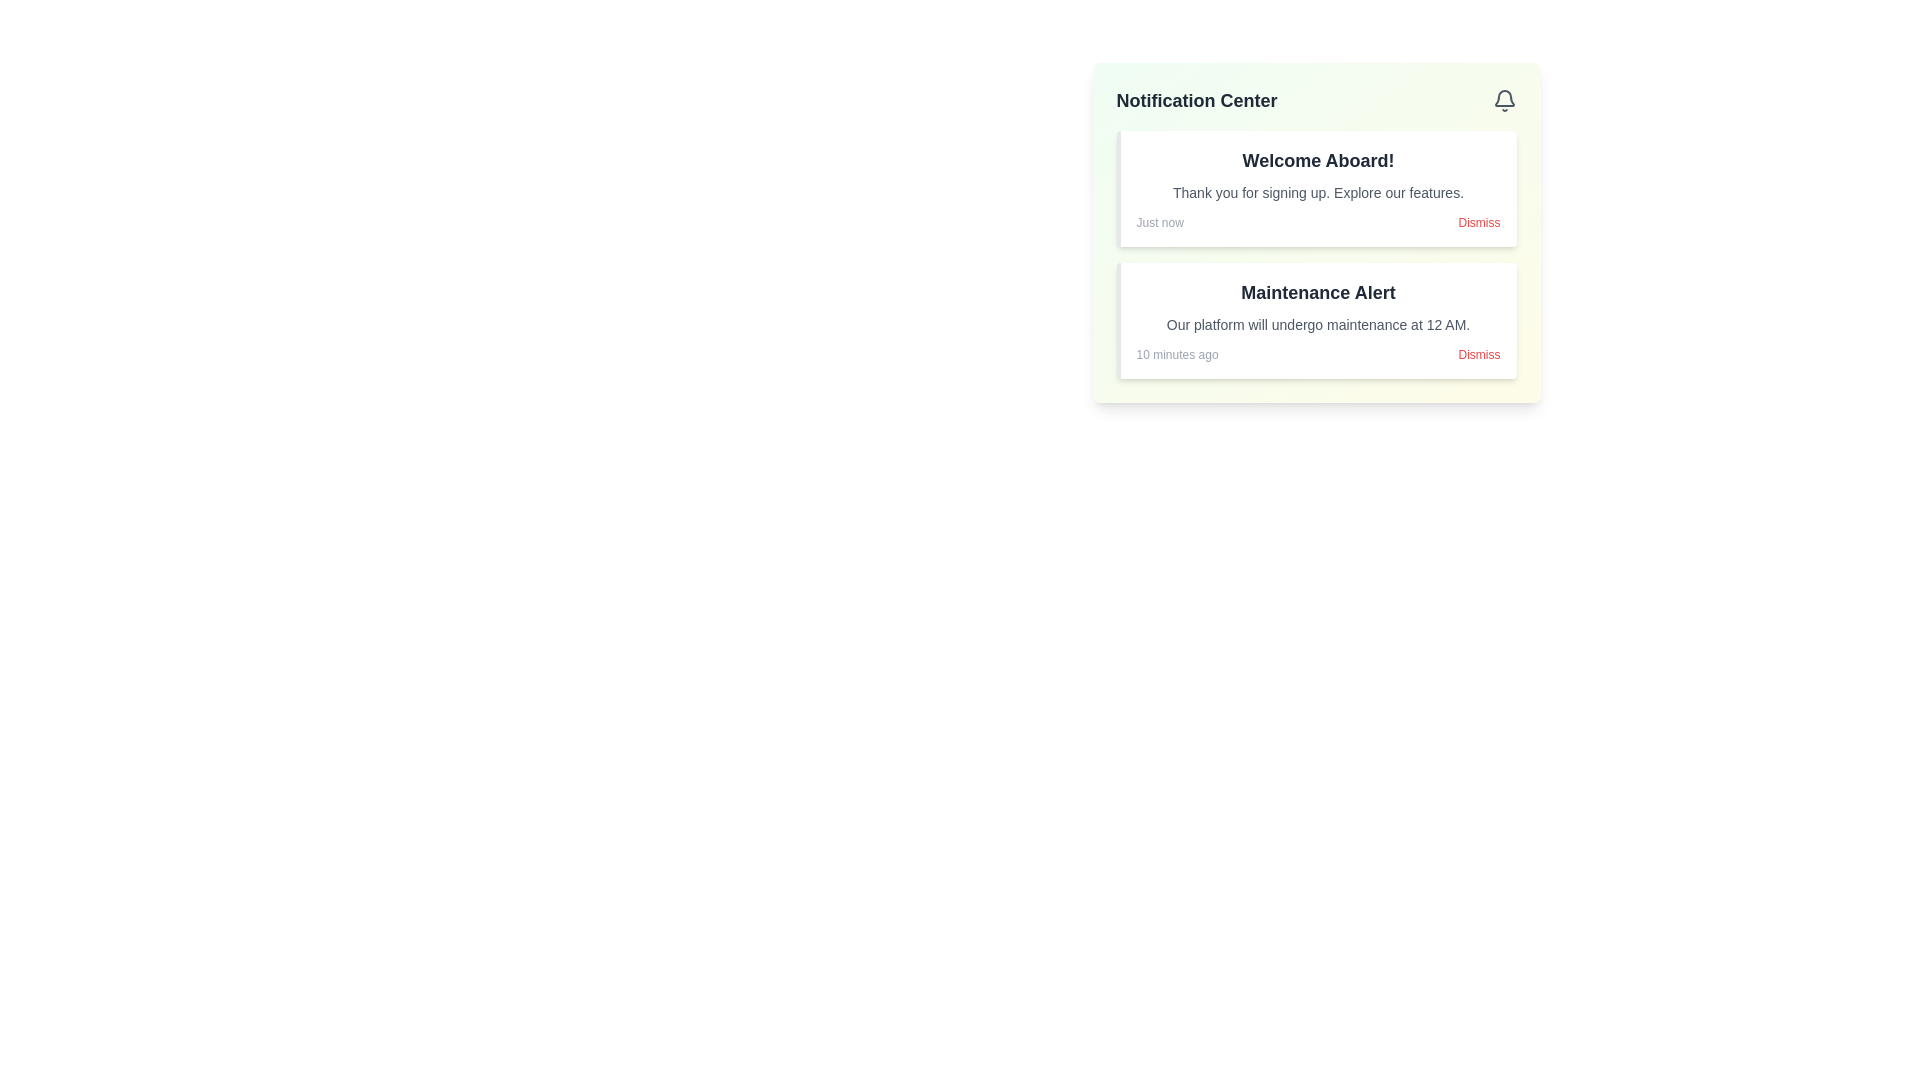 The image size is (1920, 1080). I want to click on the static text providing additional information under the title 'Welcome Aboard!' in the notification card, so click(1318, 192).